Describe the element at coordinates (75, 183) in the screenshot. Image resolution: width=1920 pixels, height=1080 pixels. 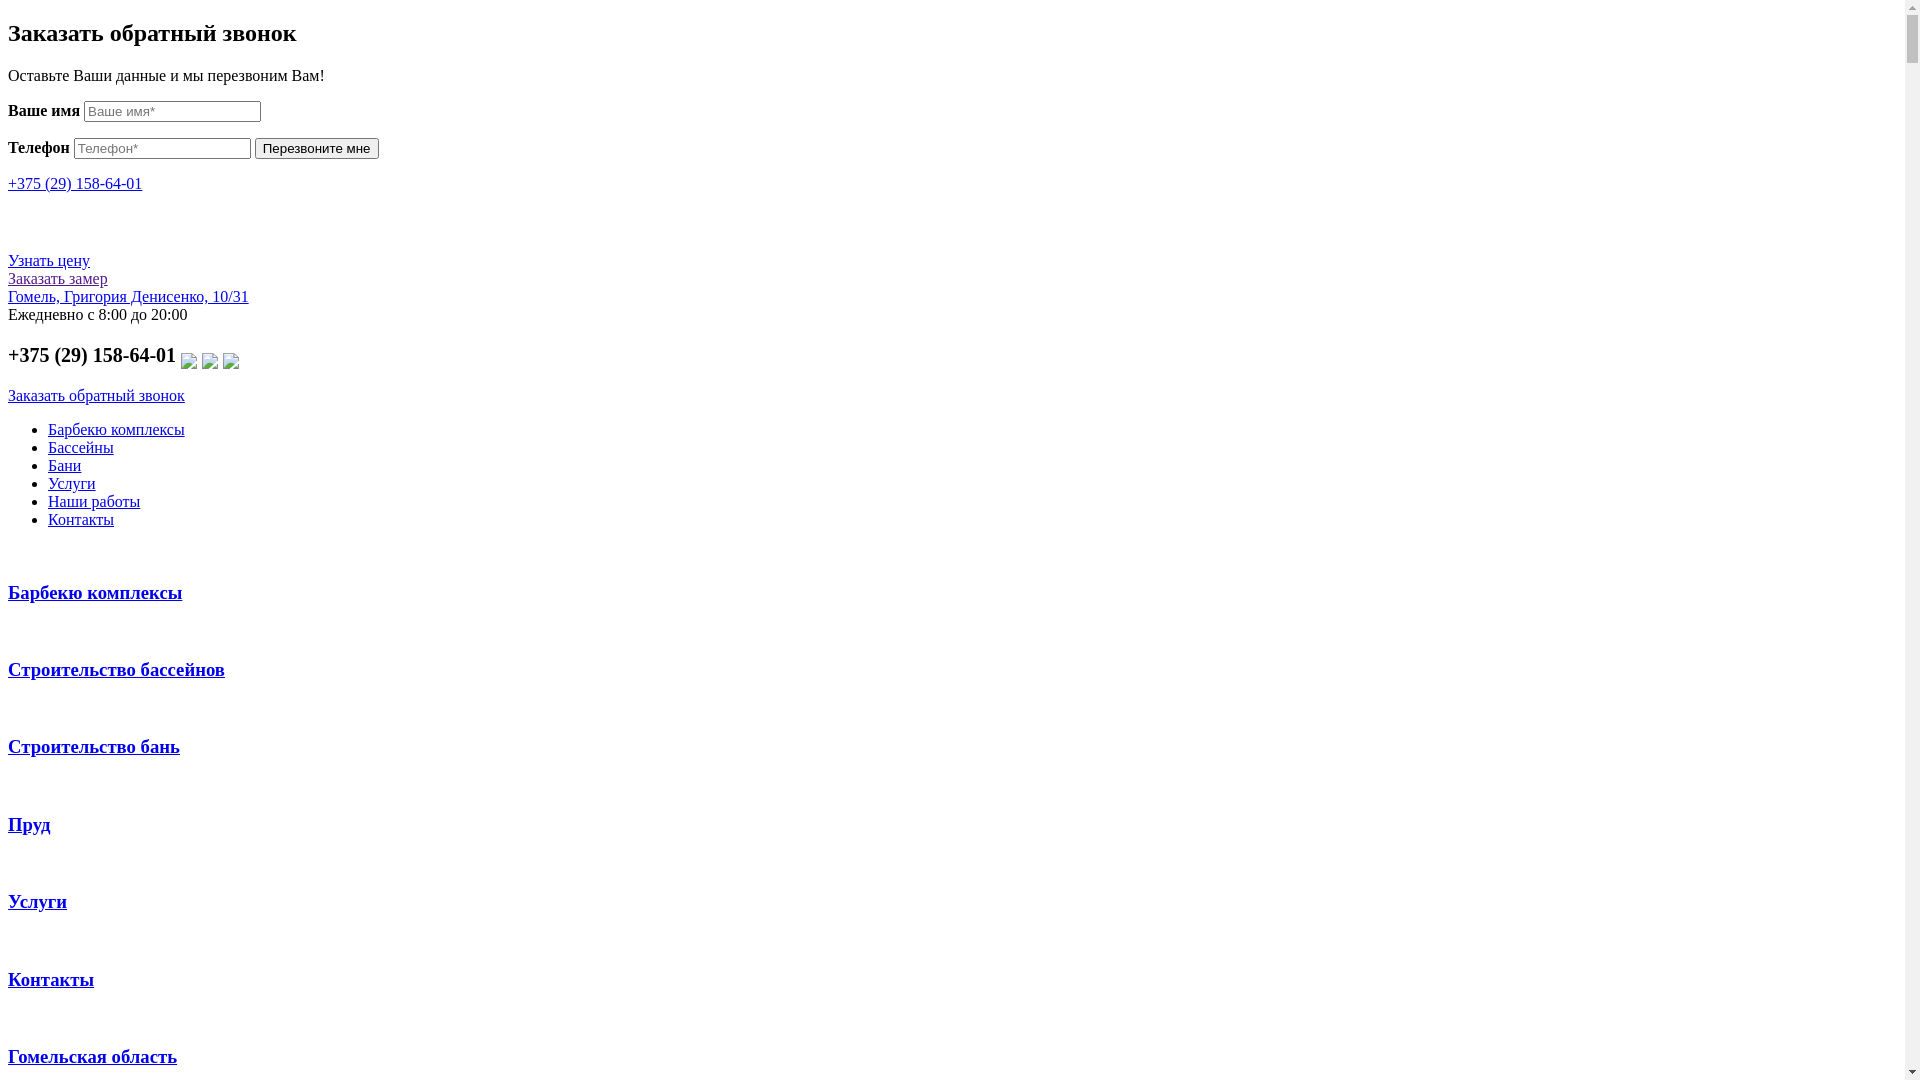
I see `'+375 (29) 158-64-01'` at that location.